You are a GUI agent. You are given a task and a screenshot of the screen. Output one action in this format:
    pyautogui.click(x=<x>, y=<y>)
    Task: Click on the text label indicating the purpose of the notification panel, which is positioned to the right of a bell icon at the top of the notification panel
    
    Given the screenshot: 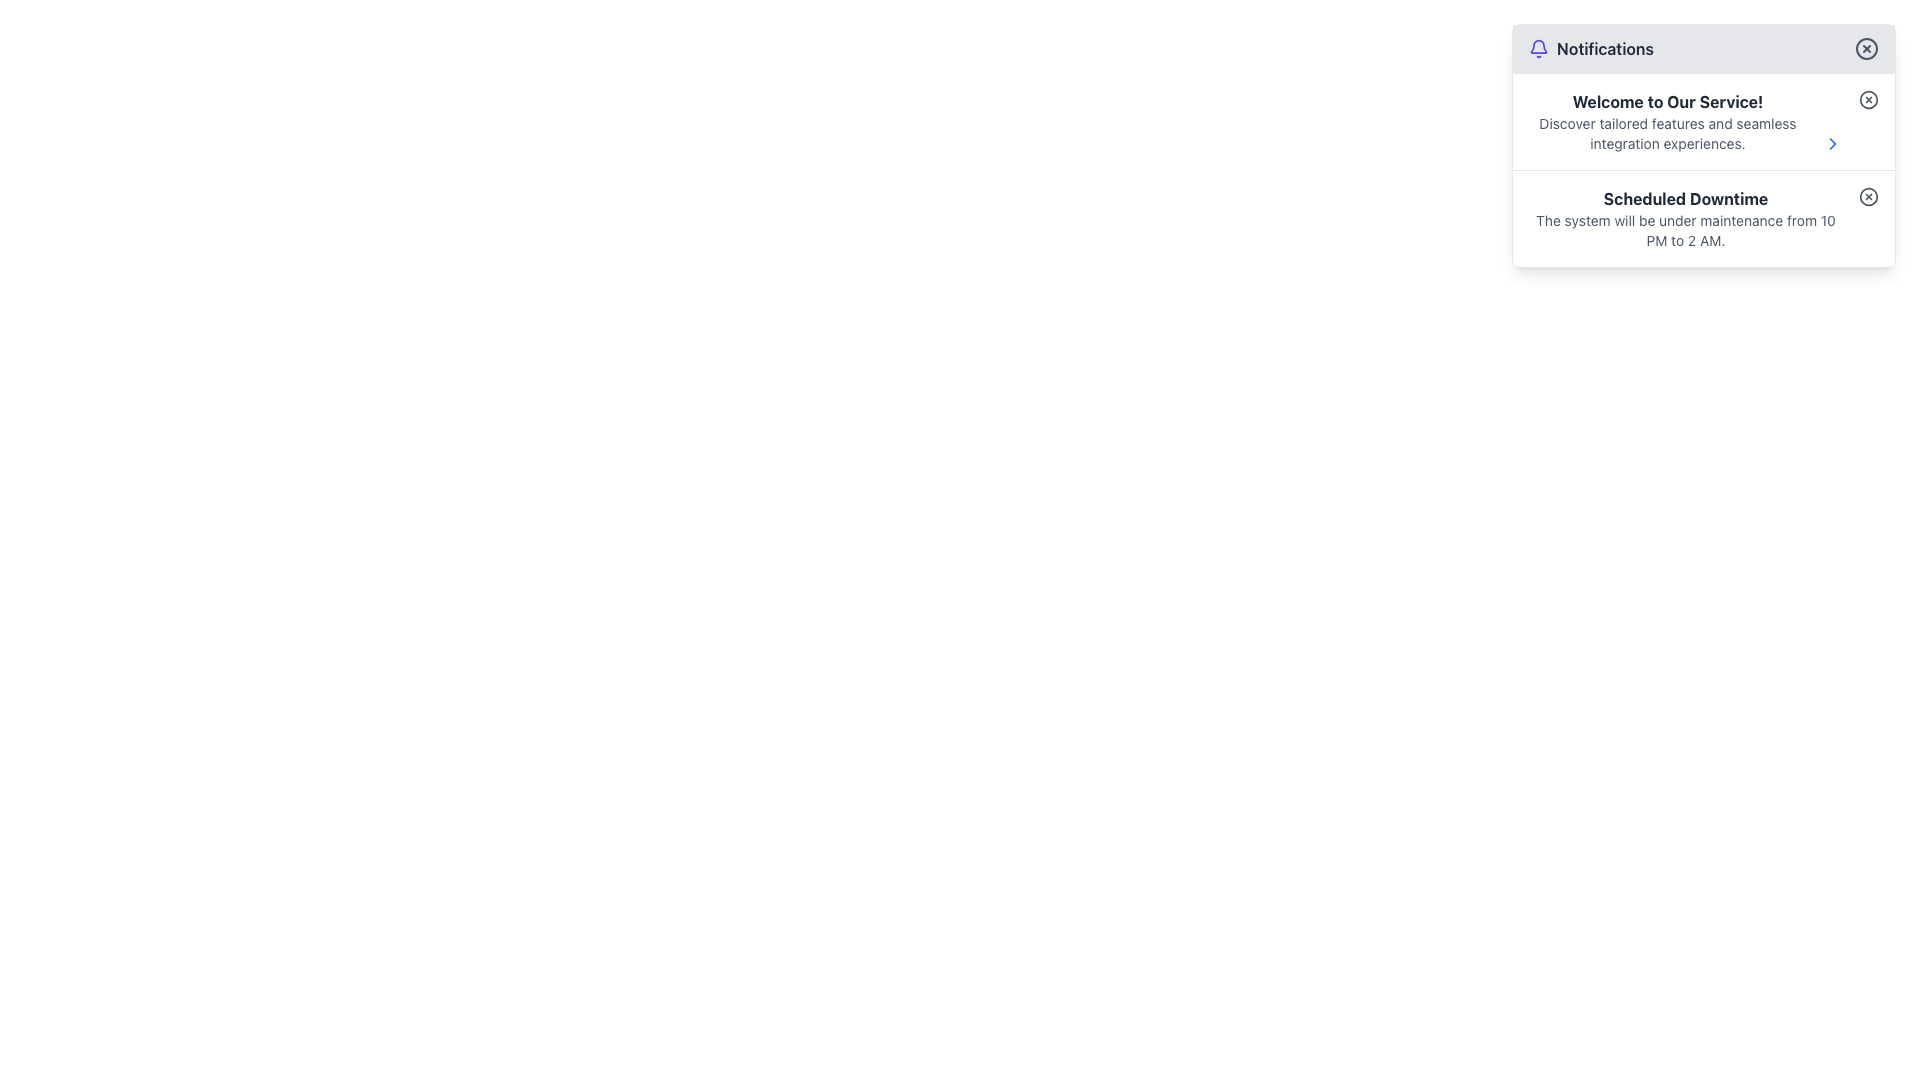 What is the action you would take?
    pyautogui.click(x=1605, y=48)
    